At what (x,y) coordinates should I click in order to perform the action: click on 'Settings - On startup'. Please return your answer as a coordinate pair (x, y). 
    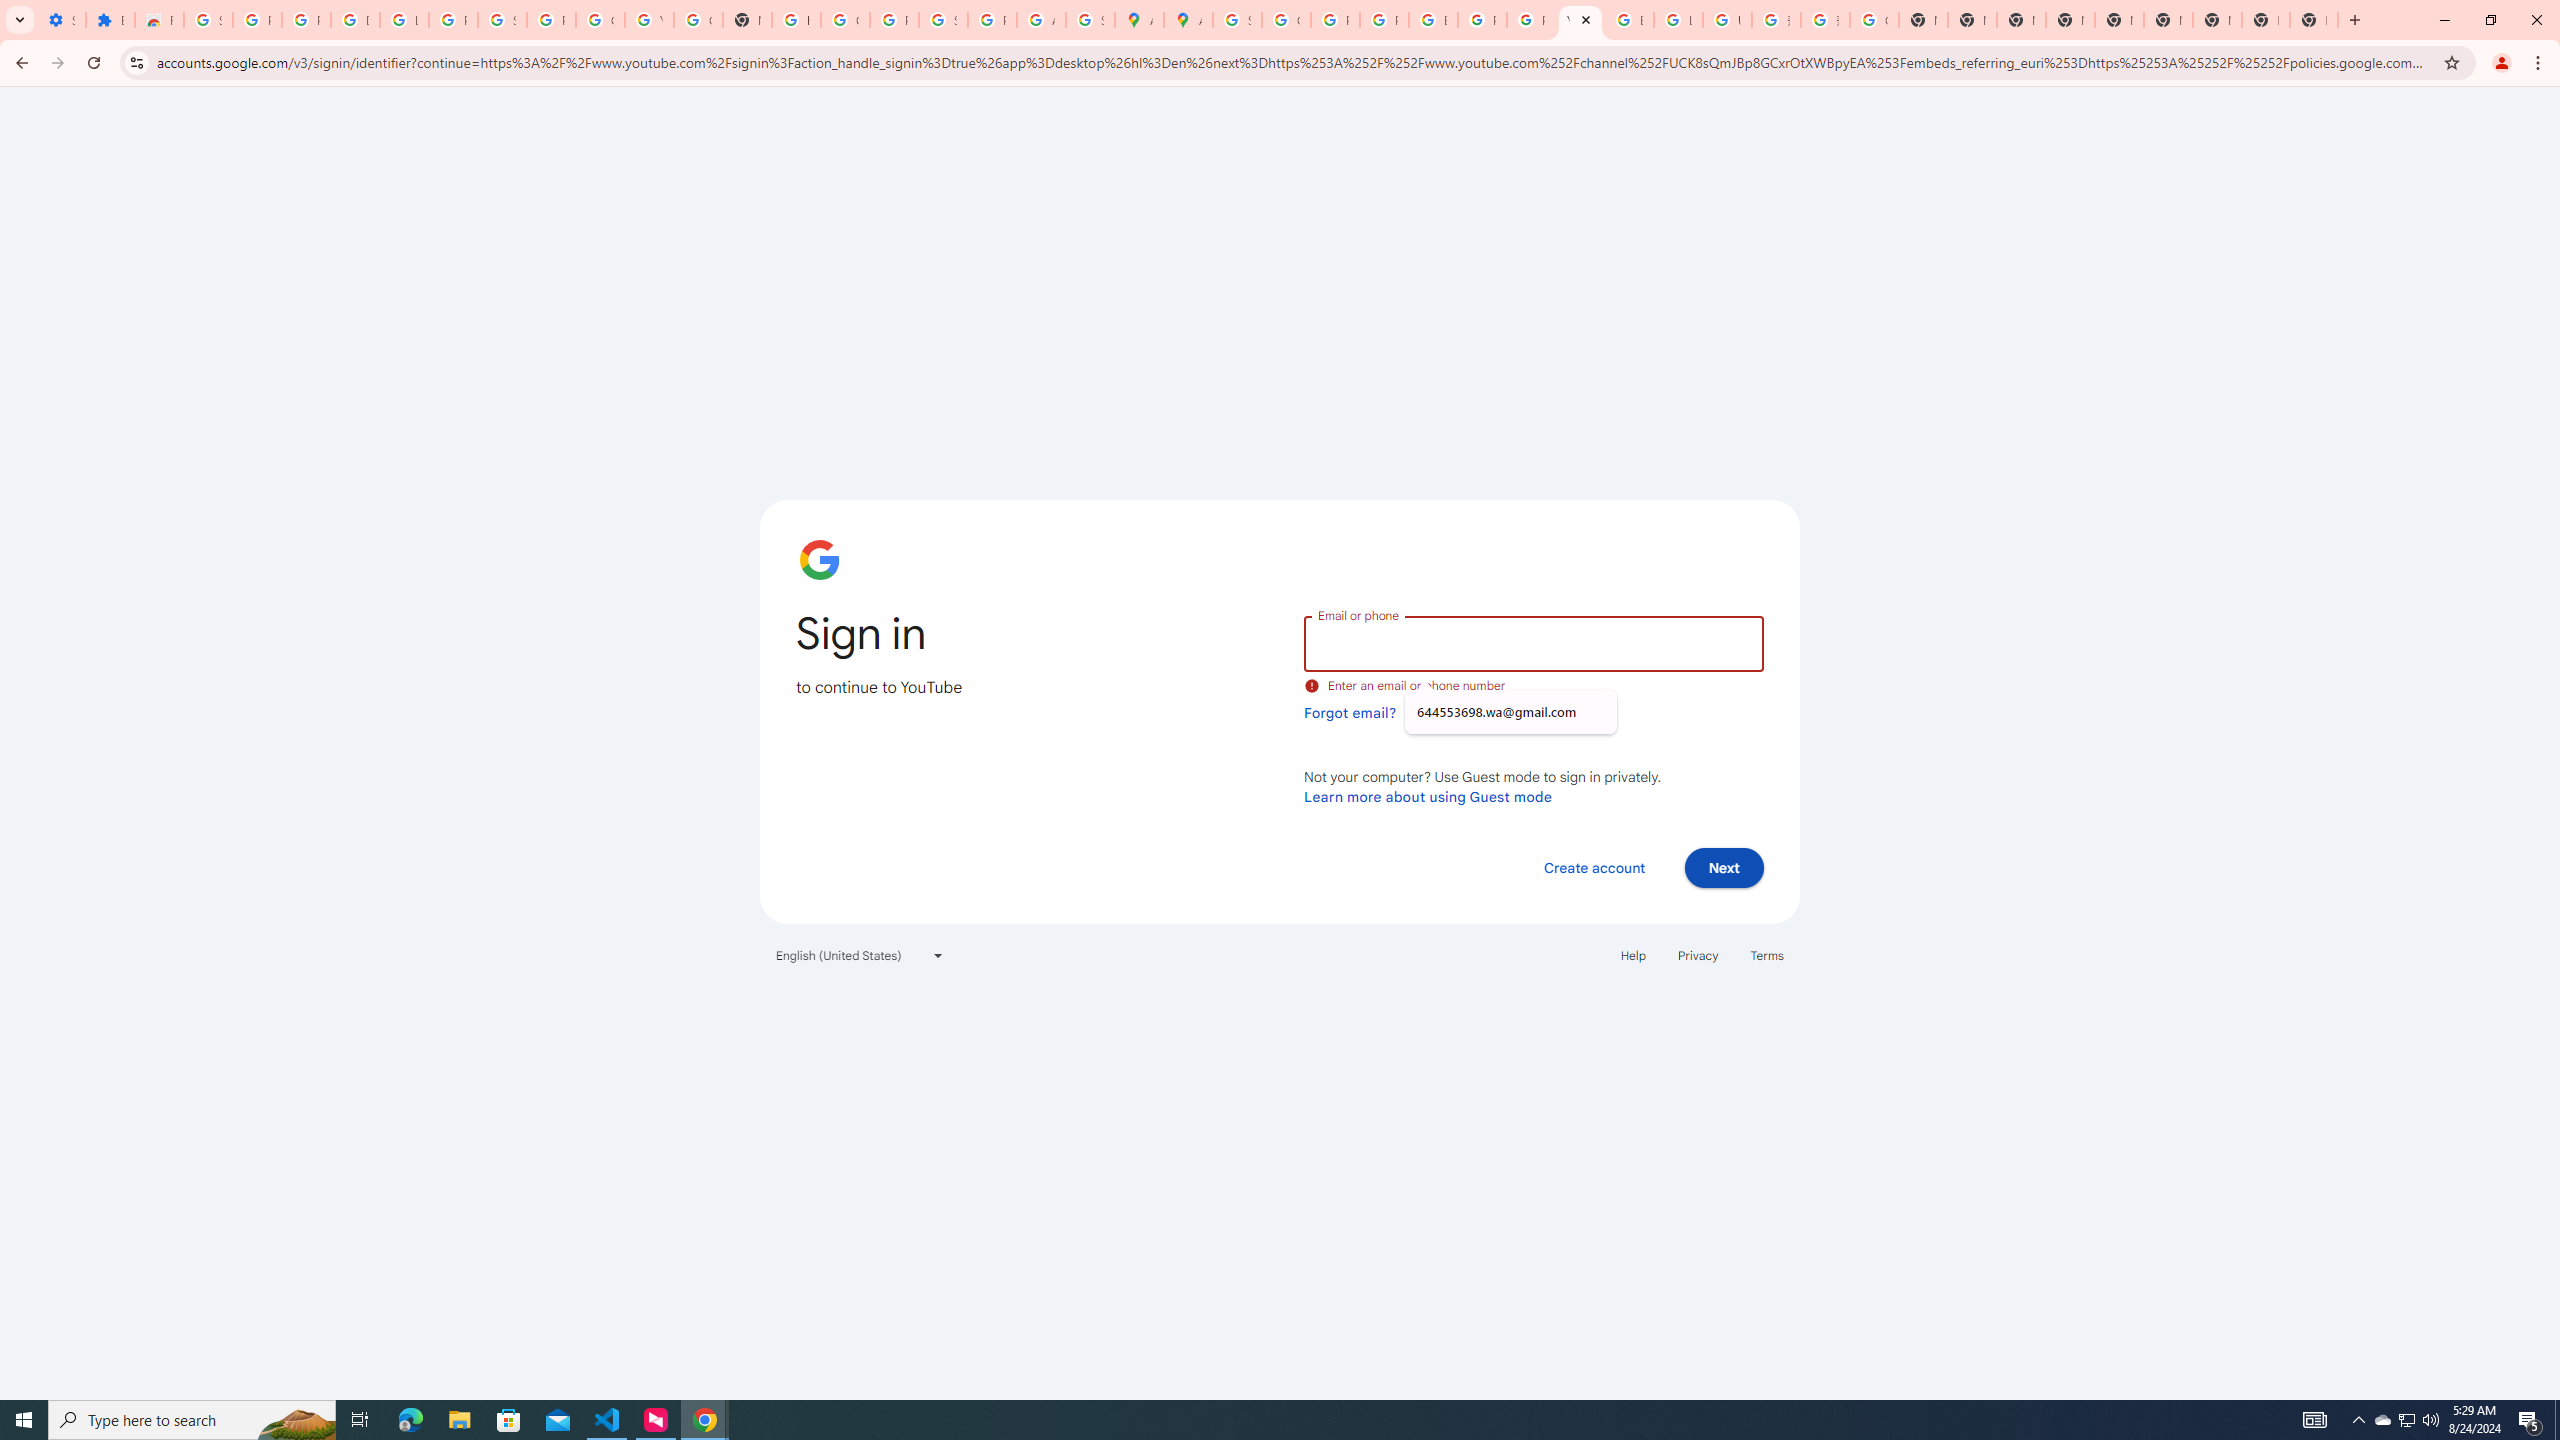
    Looking at the image, I should click on (61, 19).